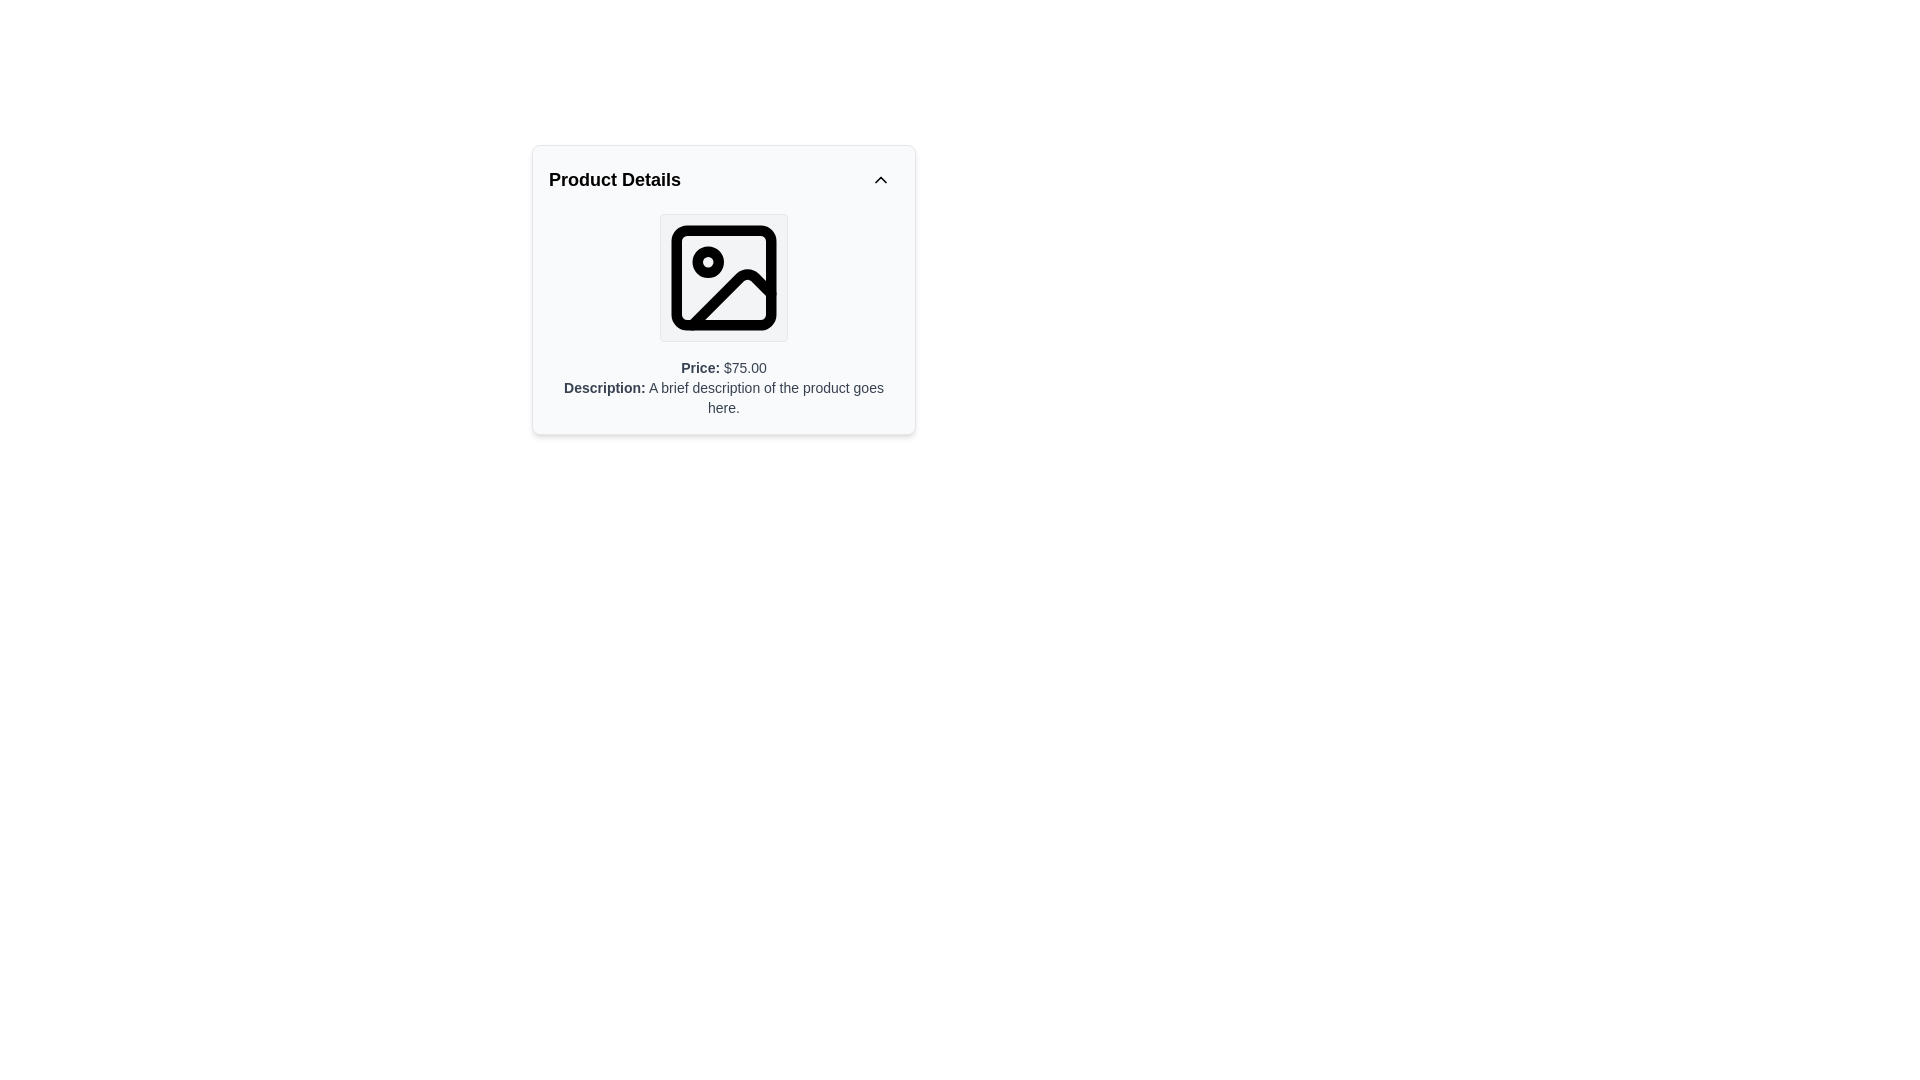 The image size is (1920, 1080). I want to click on the Icon component, which is a square with rounded corners located in the top-left corner of an image representing a magnifying glass, within the 'Product Details' card, so click(723, 277).